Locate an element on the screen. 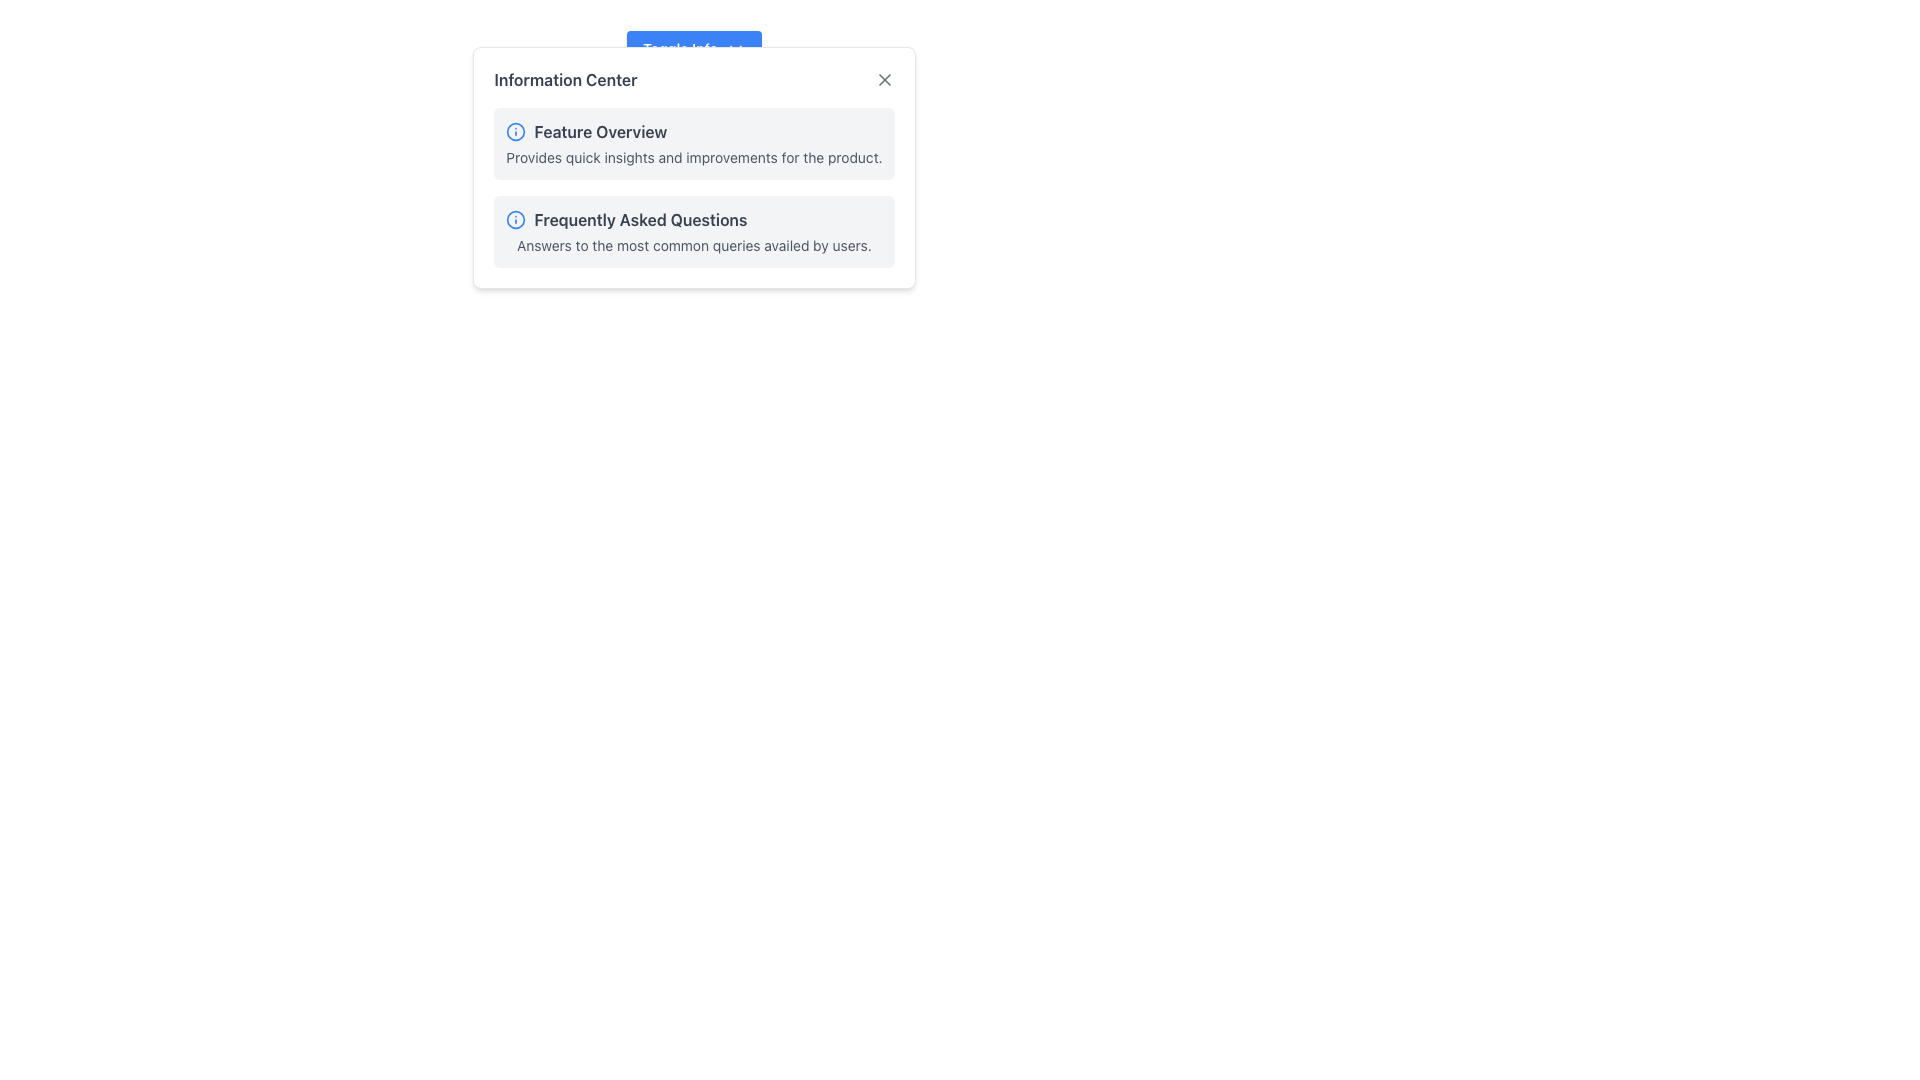 The image size is (1920, 1080). the button located in the top section of the modal is located at coordinates (694, 48).